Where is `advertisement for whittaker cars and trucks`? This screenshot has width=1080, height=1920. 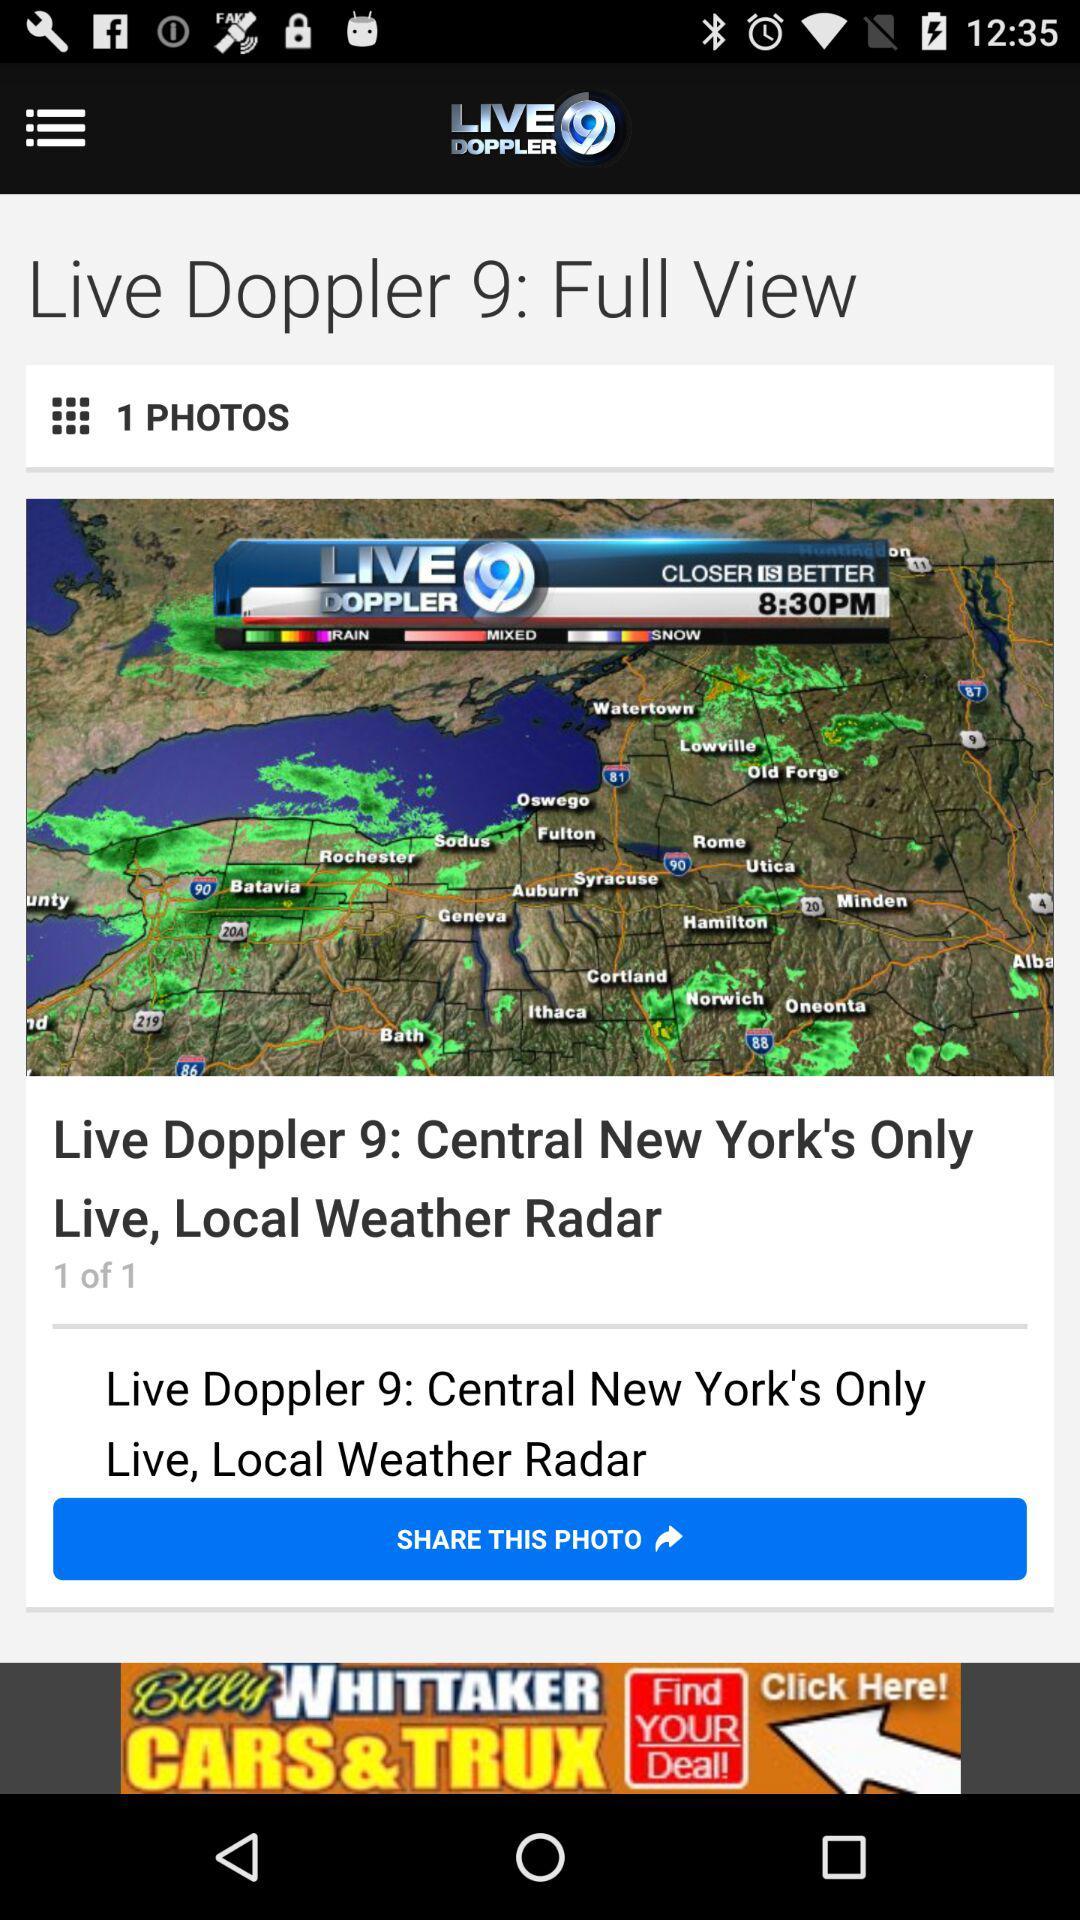 advertisement for whittaker cars and trucks is located at coordinates (540, 1727).